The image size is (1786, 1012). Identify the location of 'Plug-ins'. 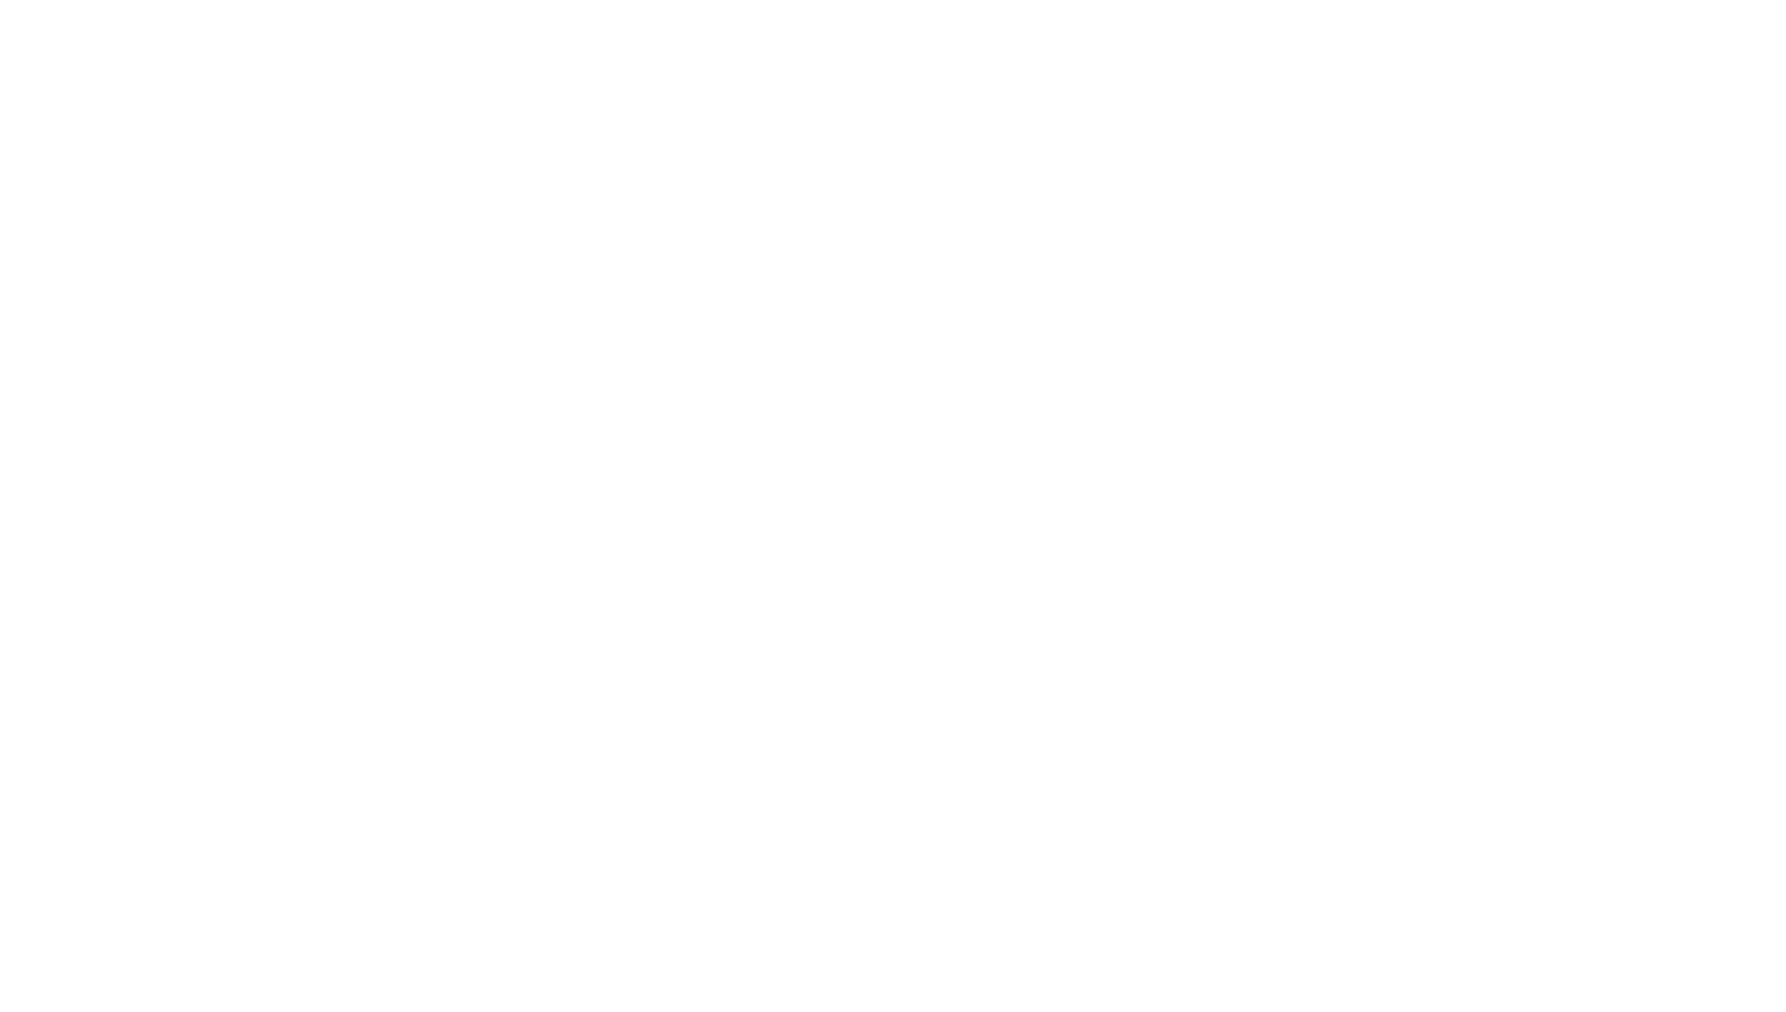
(600, 785).